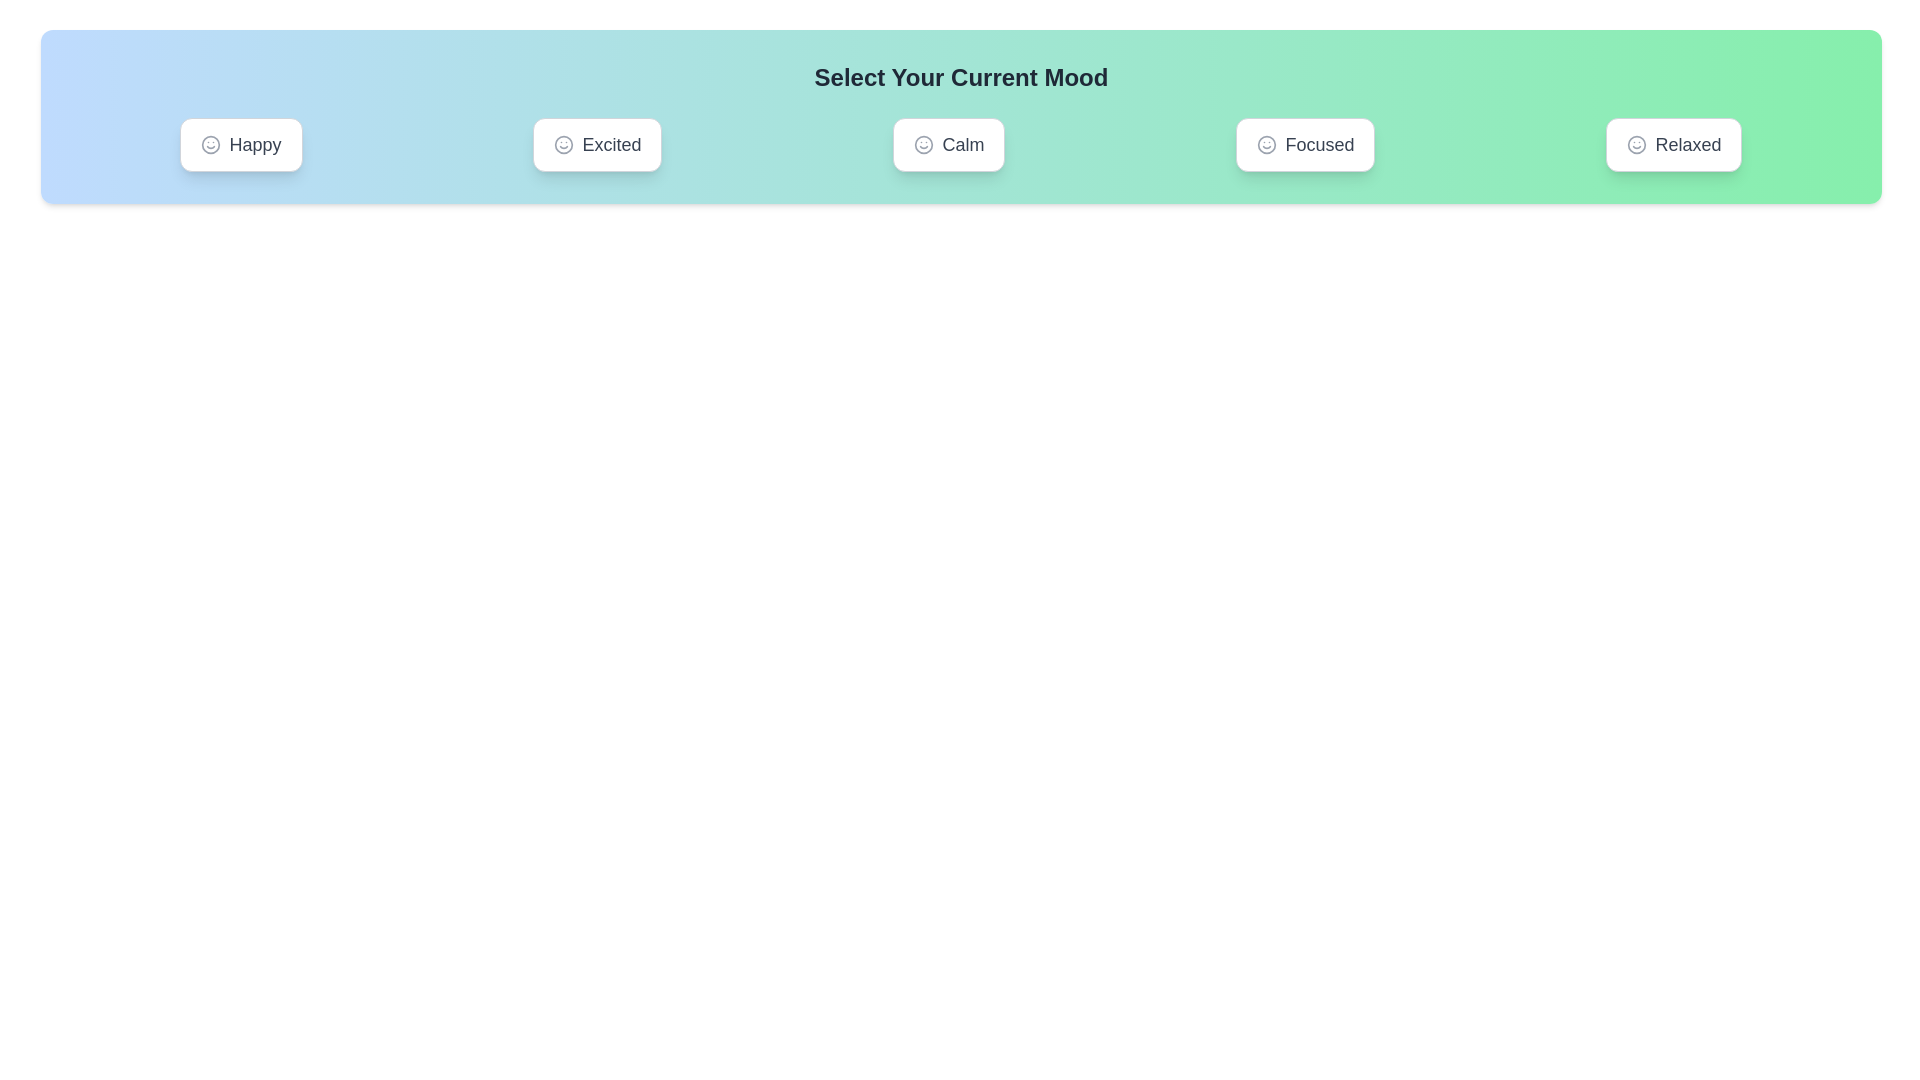 The width and height of the screenshot is (1920, 1080). I want to click on the mood Relaxed by clicking on its corresponding button, so click(1674, 144).